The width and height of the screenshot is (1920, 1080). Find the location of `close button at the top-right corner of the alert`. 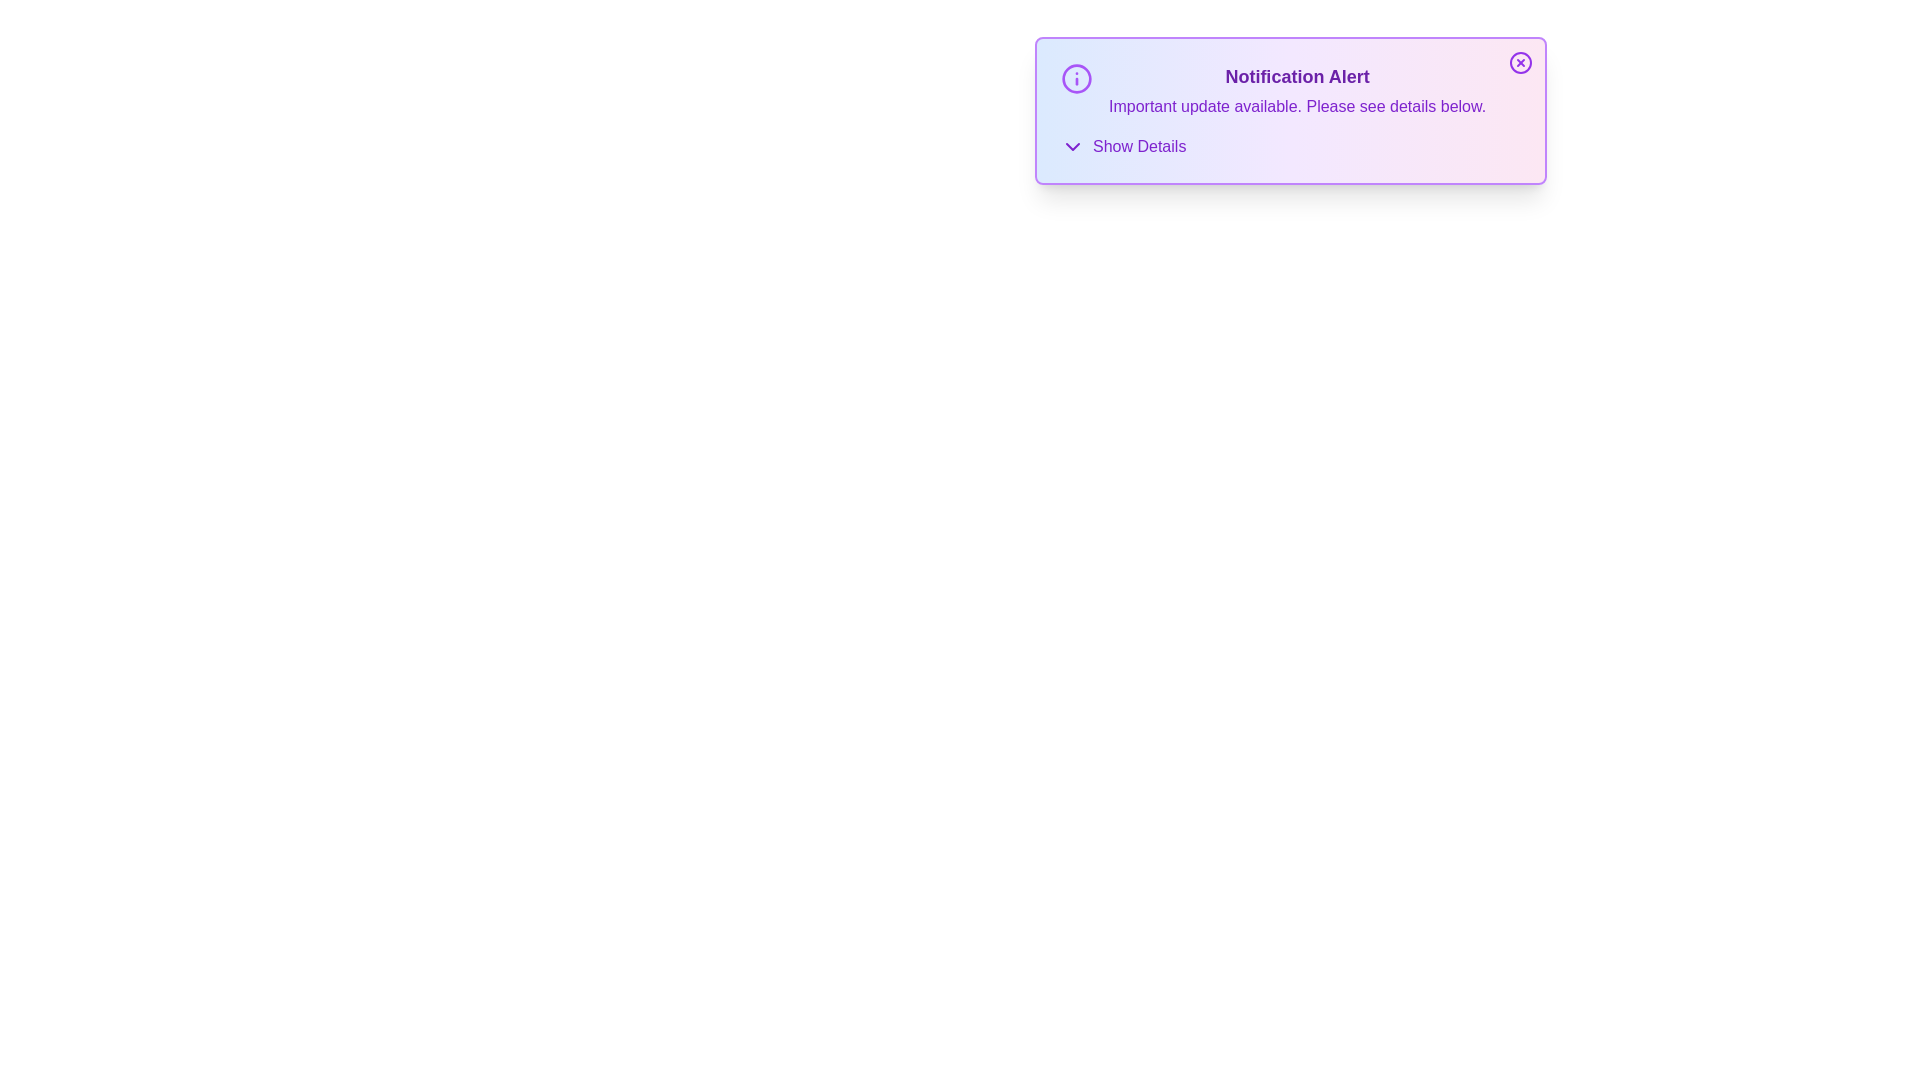

close button at the top-right corner of the alert is located at coordinates (1520, 61).